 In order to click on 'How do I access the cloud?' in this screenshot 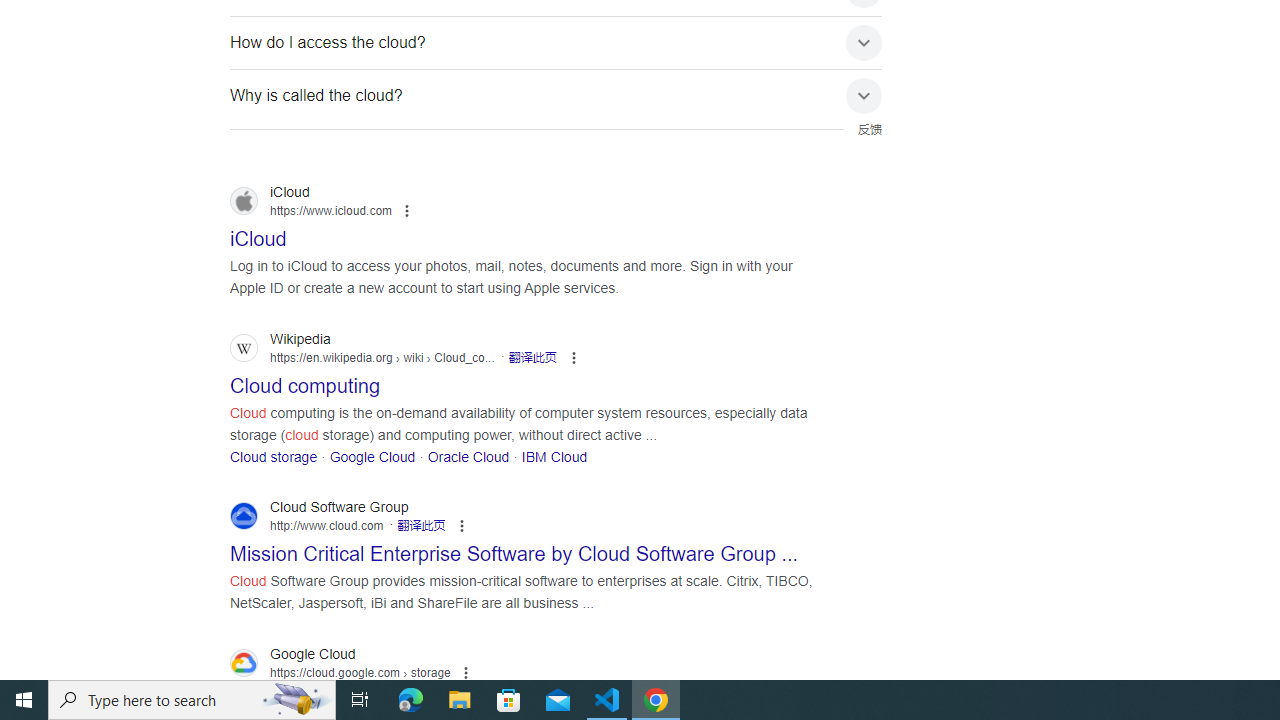, I will do `click(556, 42)`.